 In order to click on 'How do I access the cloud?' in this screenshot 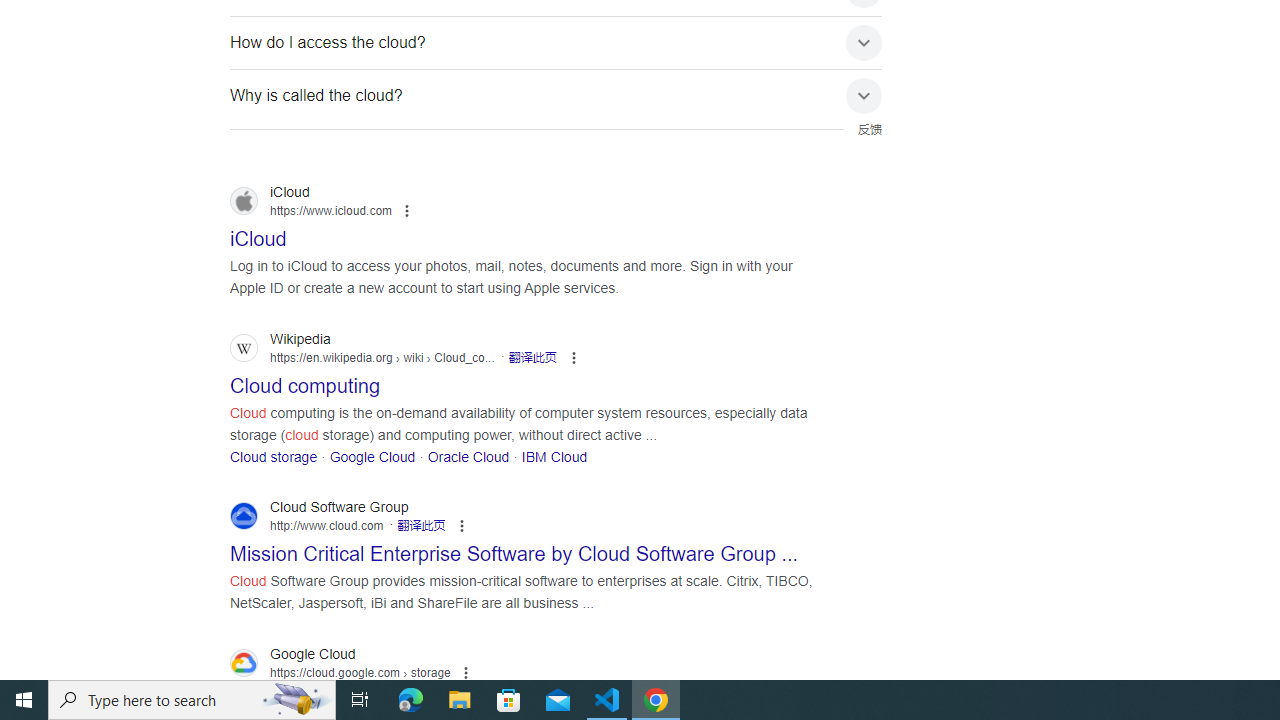, I will do `click(556, 42)`.